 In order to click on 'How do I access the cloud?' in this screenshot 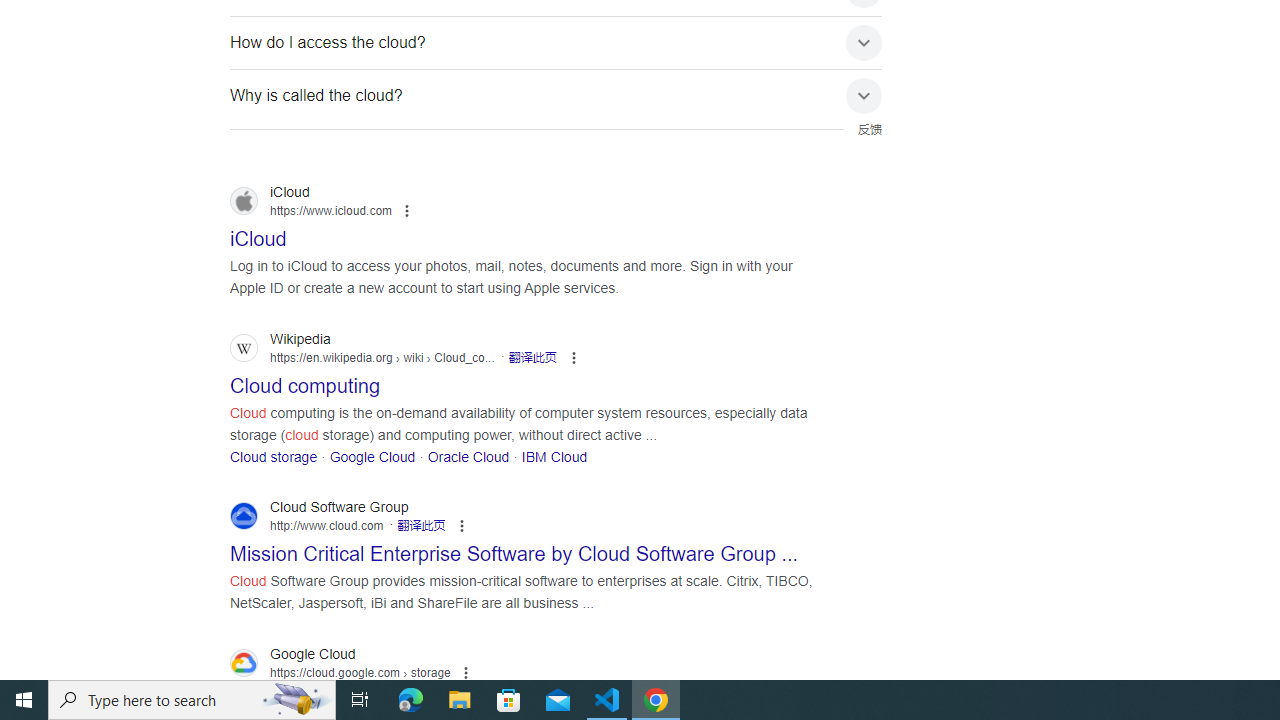, I will do `click(556, 42)`.